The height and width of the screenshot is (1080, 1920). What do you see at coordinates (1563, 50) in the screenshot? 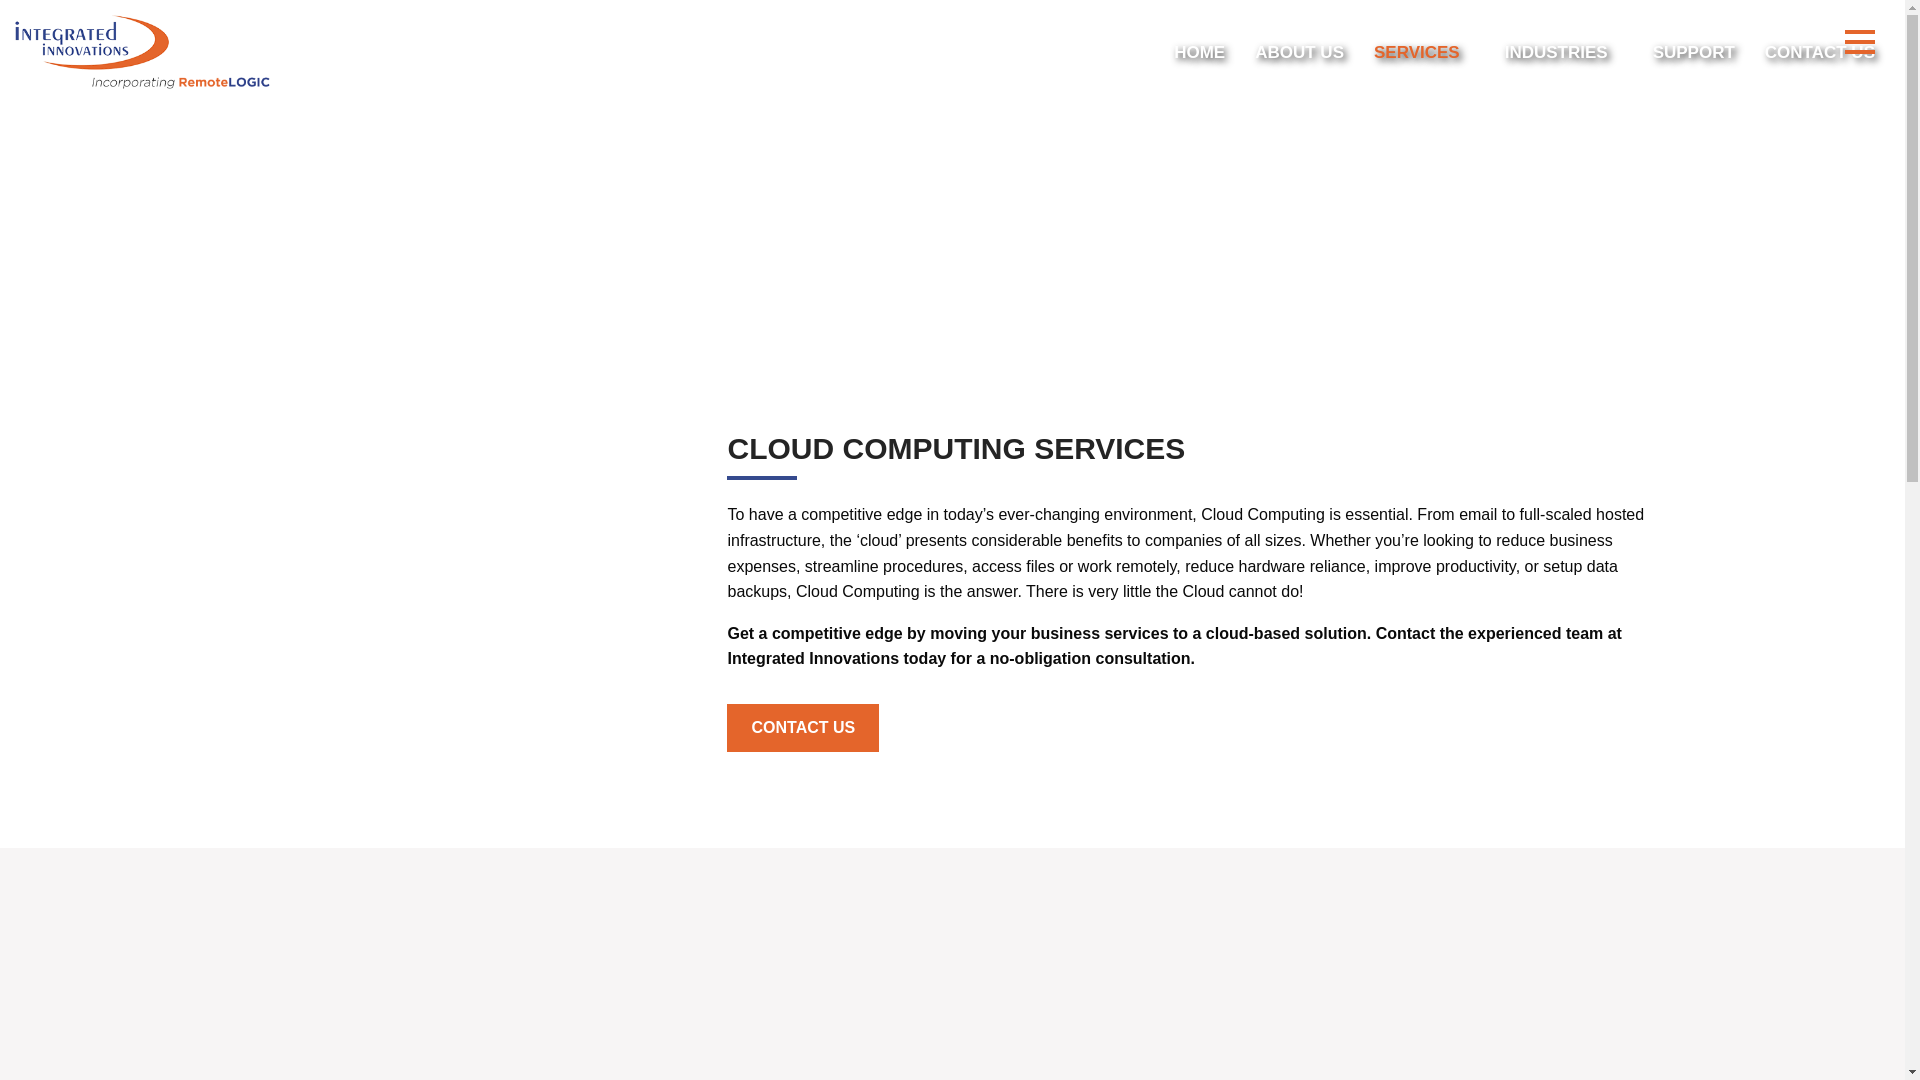
I see `'INDUSTRIES'` at bounding box center [1563, 50].